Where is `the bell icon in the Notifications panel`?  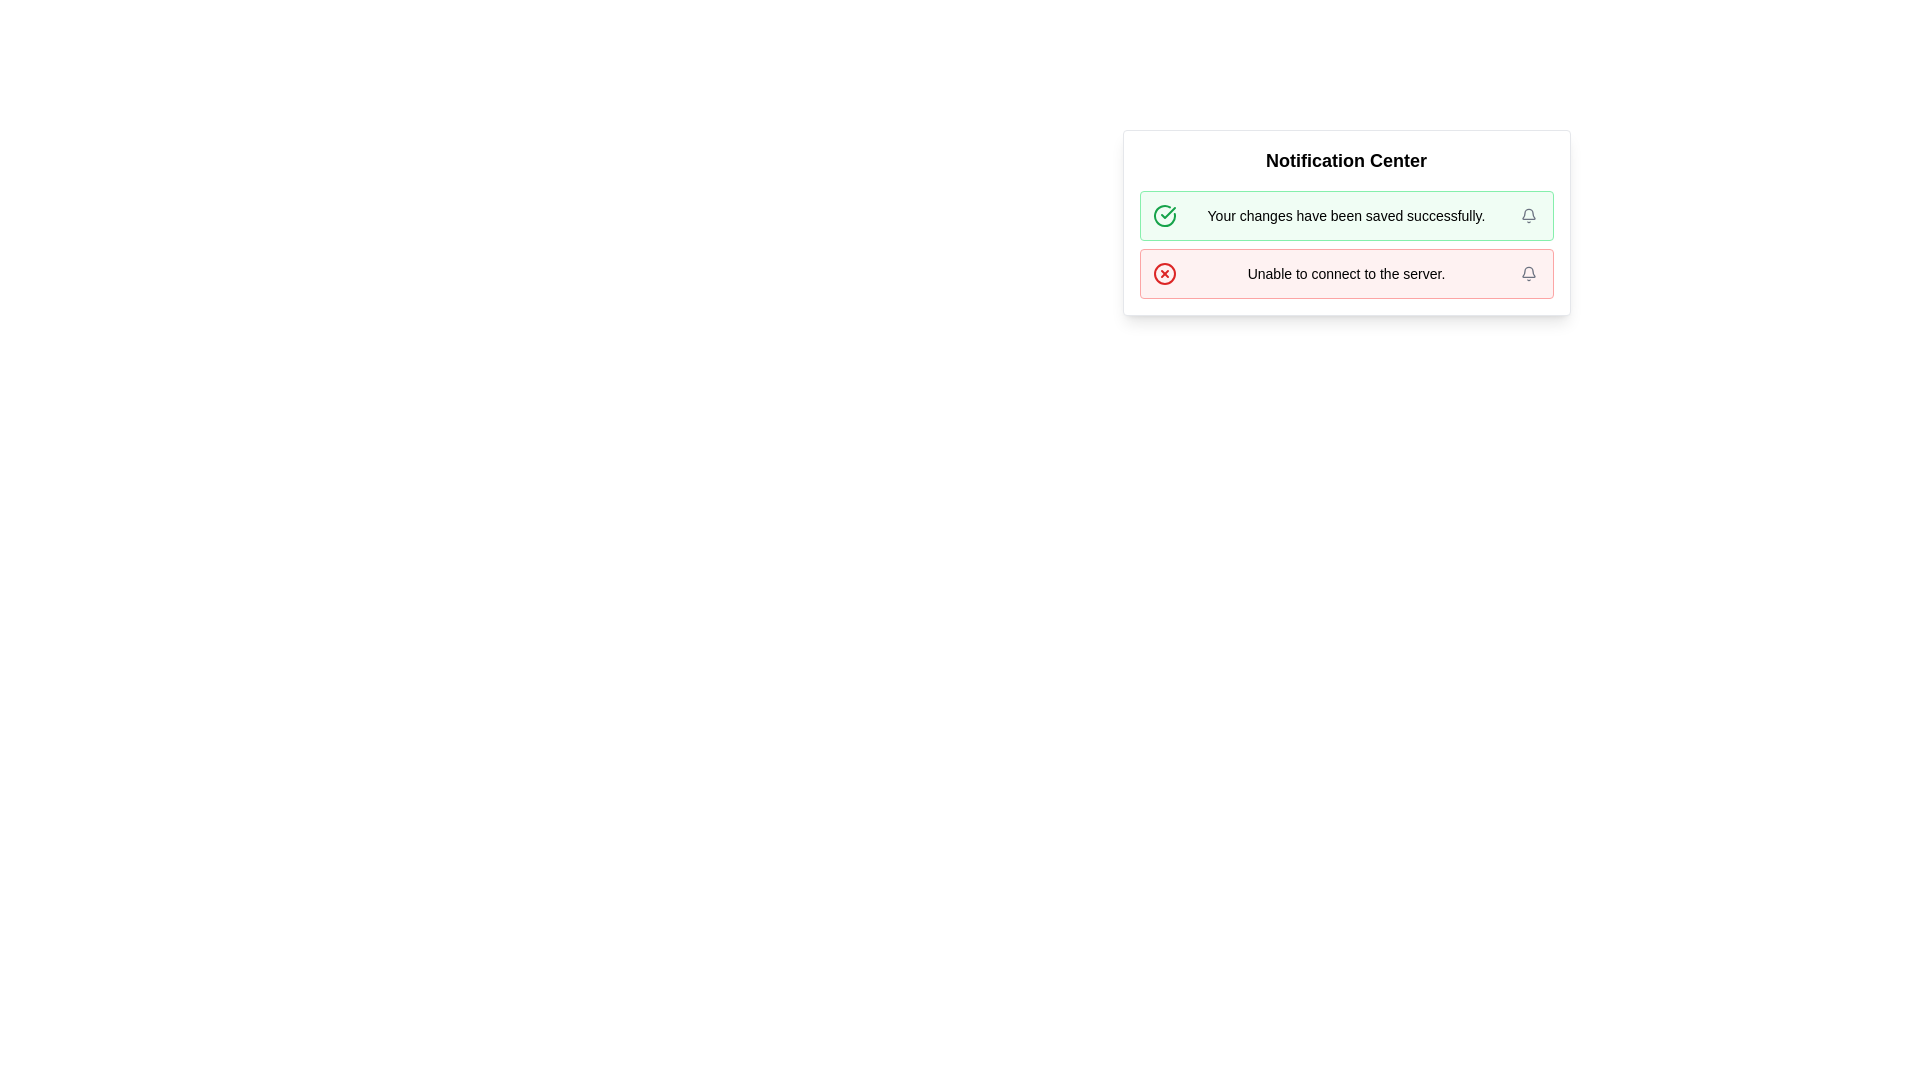
the bell icon in the Notifications panel is located at coordinates (1527, 273).